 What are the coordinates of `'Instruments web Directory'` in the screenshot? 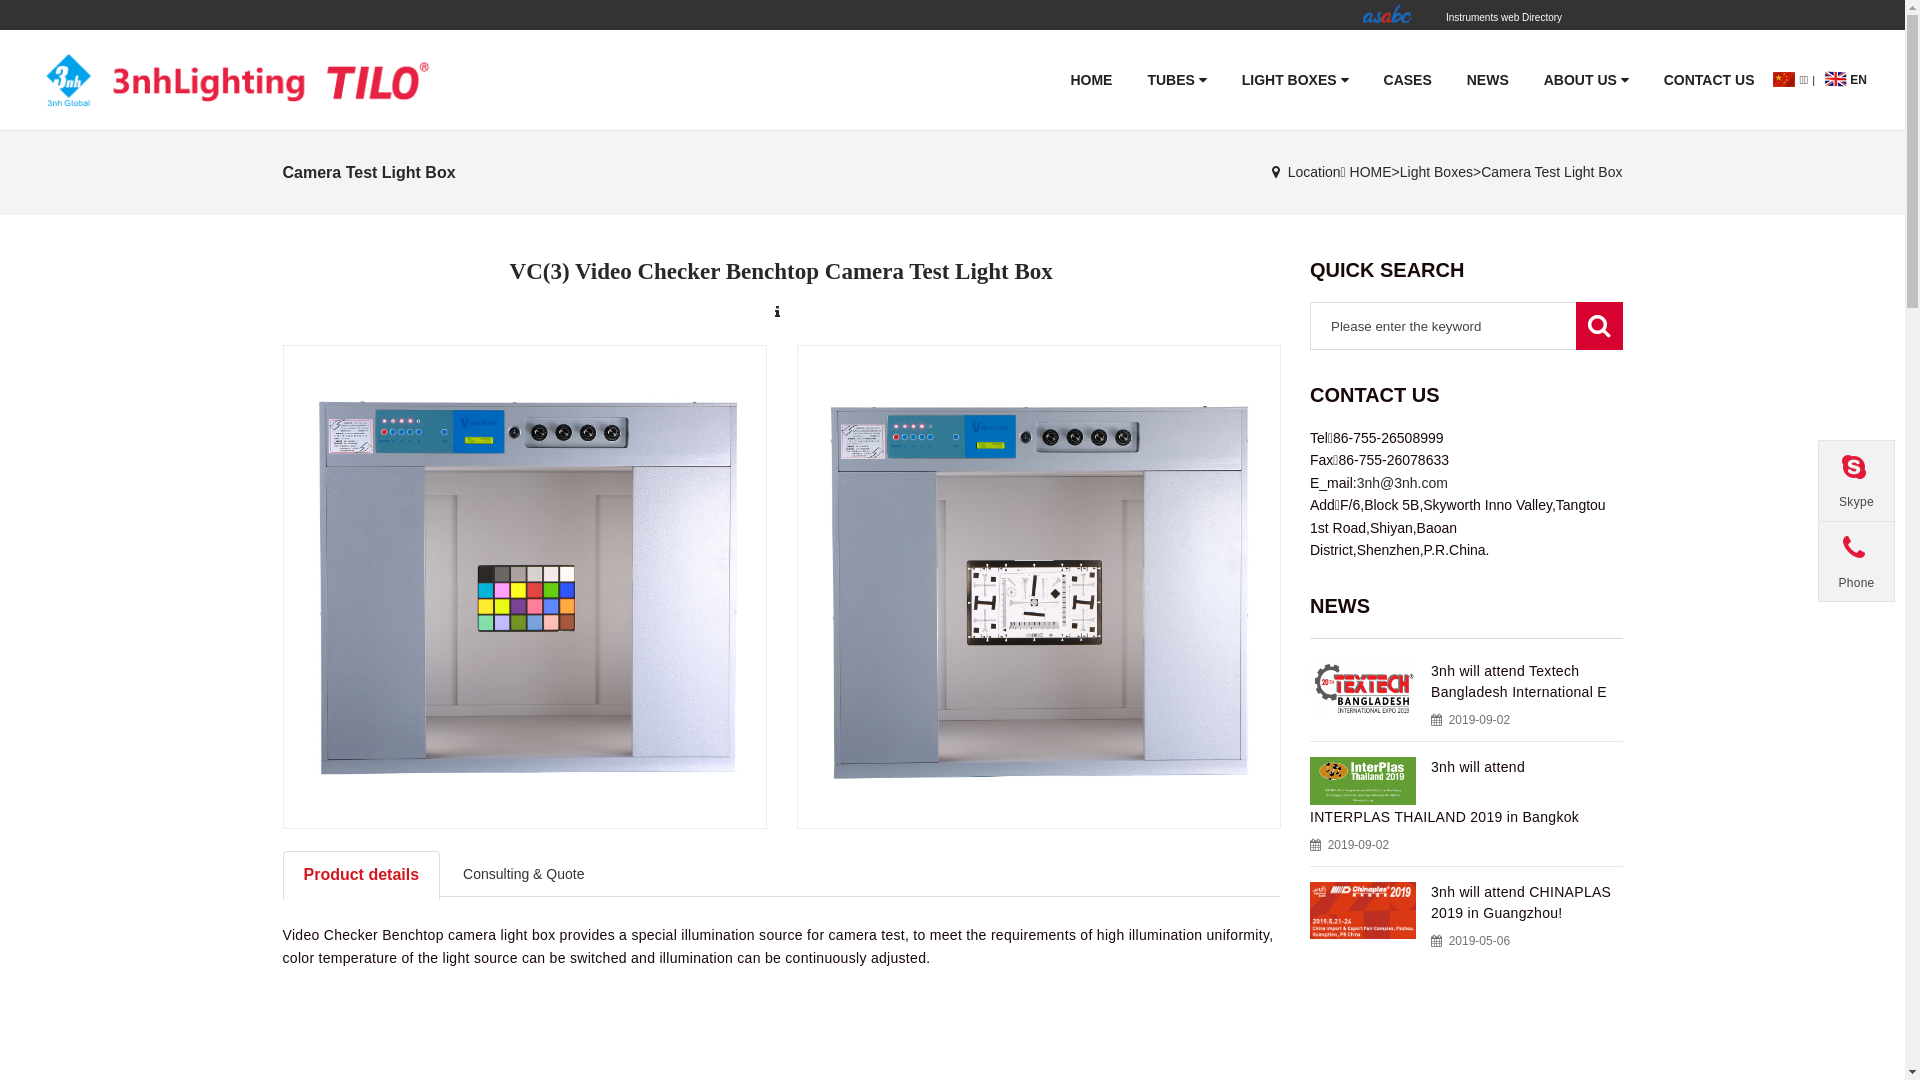 It's located at (1462, 15).